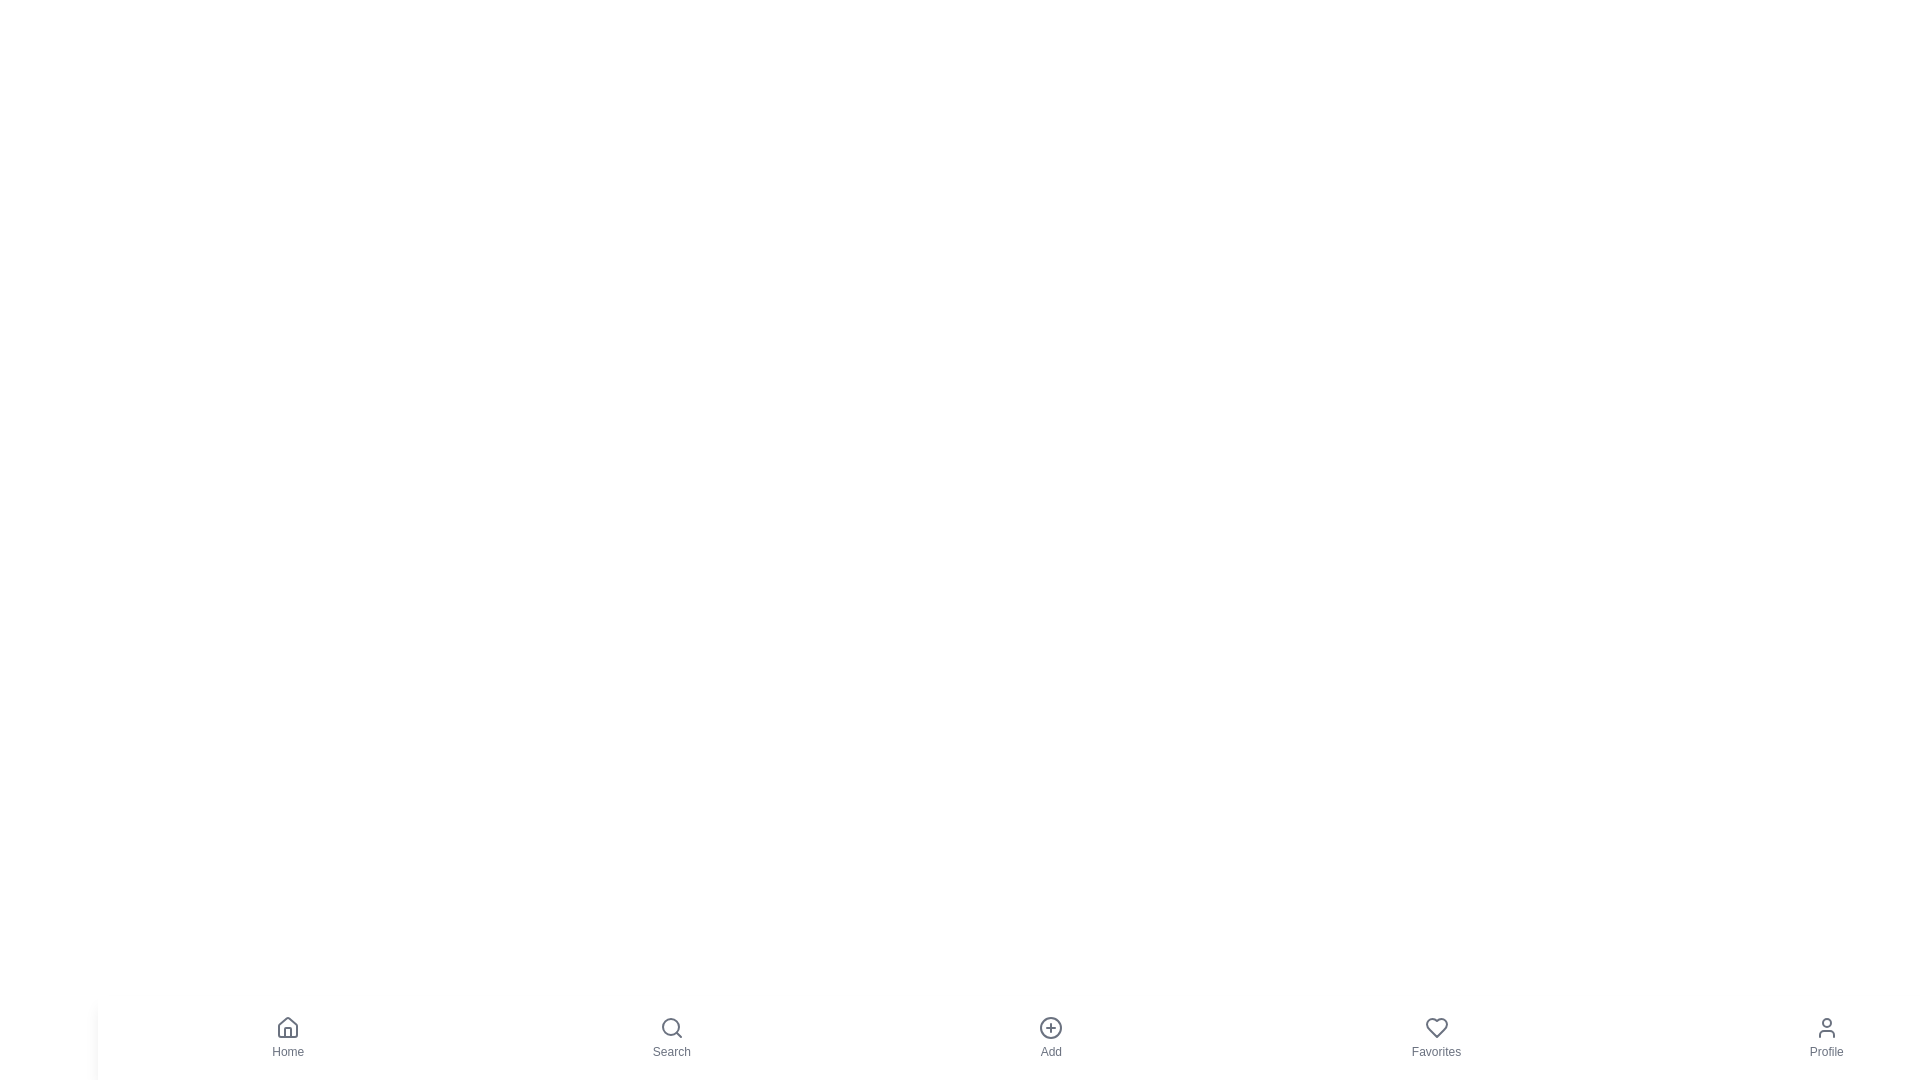 The width and height of the screenshot is (1920, 1080). Describe the element at coordinates (1826, 1036) in the screenshot. I see `the Profile navigation button located at the far right of the horizontal navigation bar at the bottom of the UI` at that location.